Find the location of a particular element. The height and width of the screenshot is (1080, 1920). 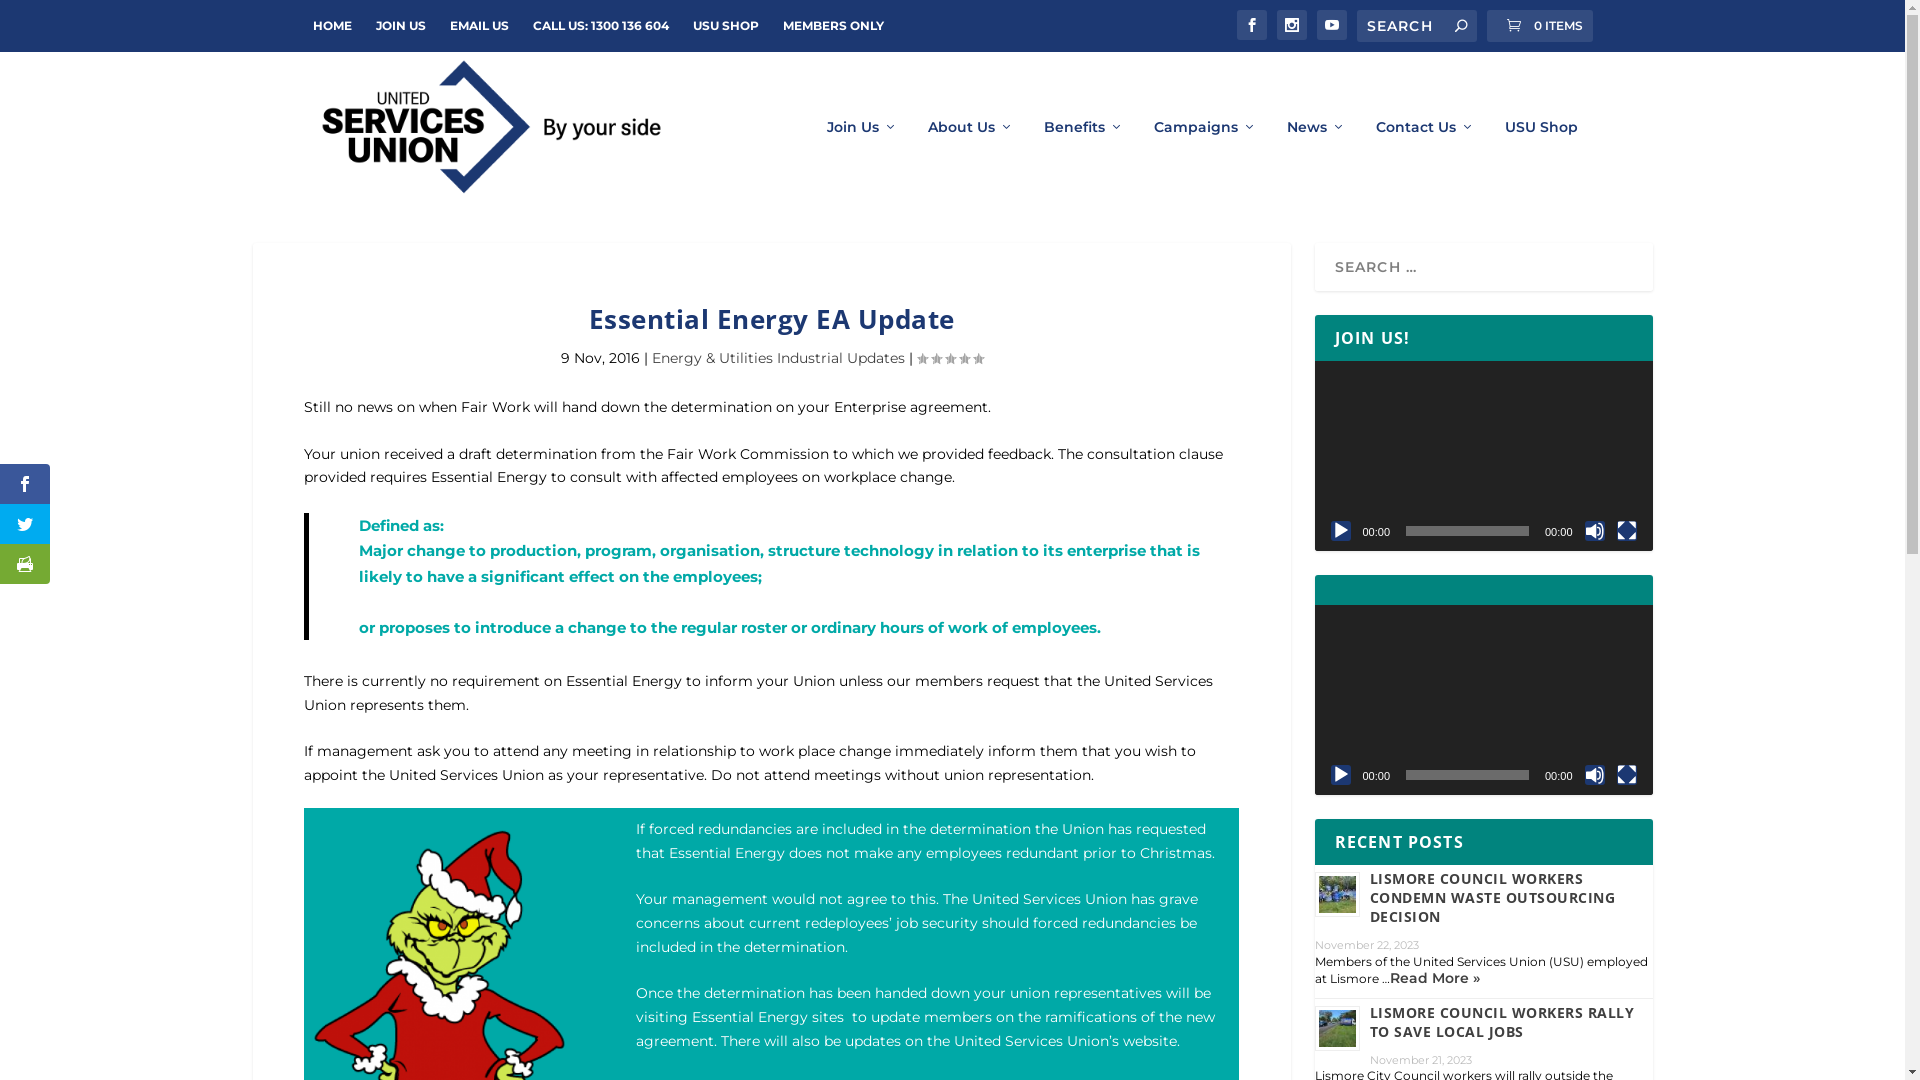

'About Us' is located at coordinates (970, 159).